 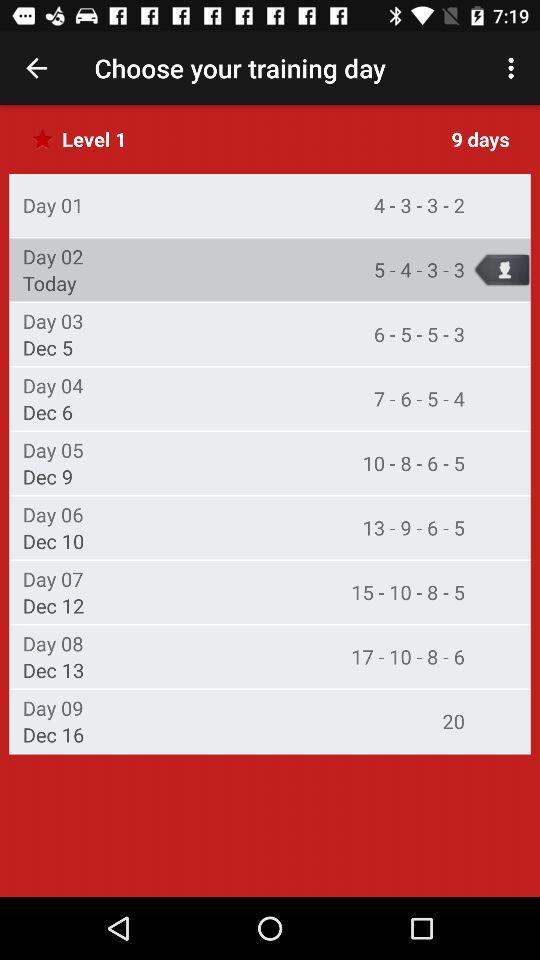 I want to click on the icon below the day 03 item, so click(x=48, y=347).